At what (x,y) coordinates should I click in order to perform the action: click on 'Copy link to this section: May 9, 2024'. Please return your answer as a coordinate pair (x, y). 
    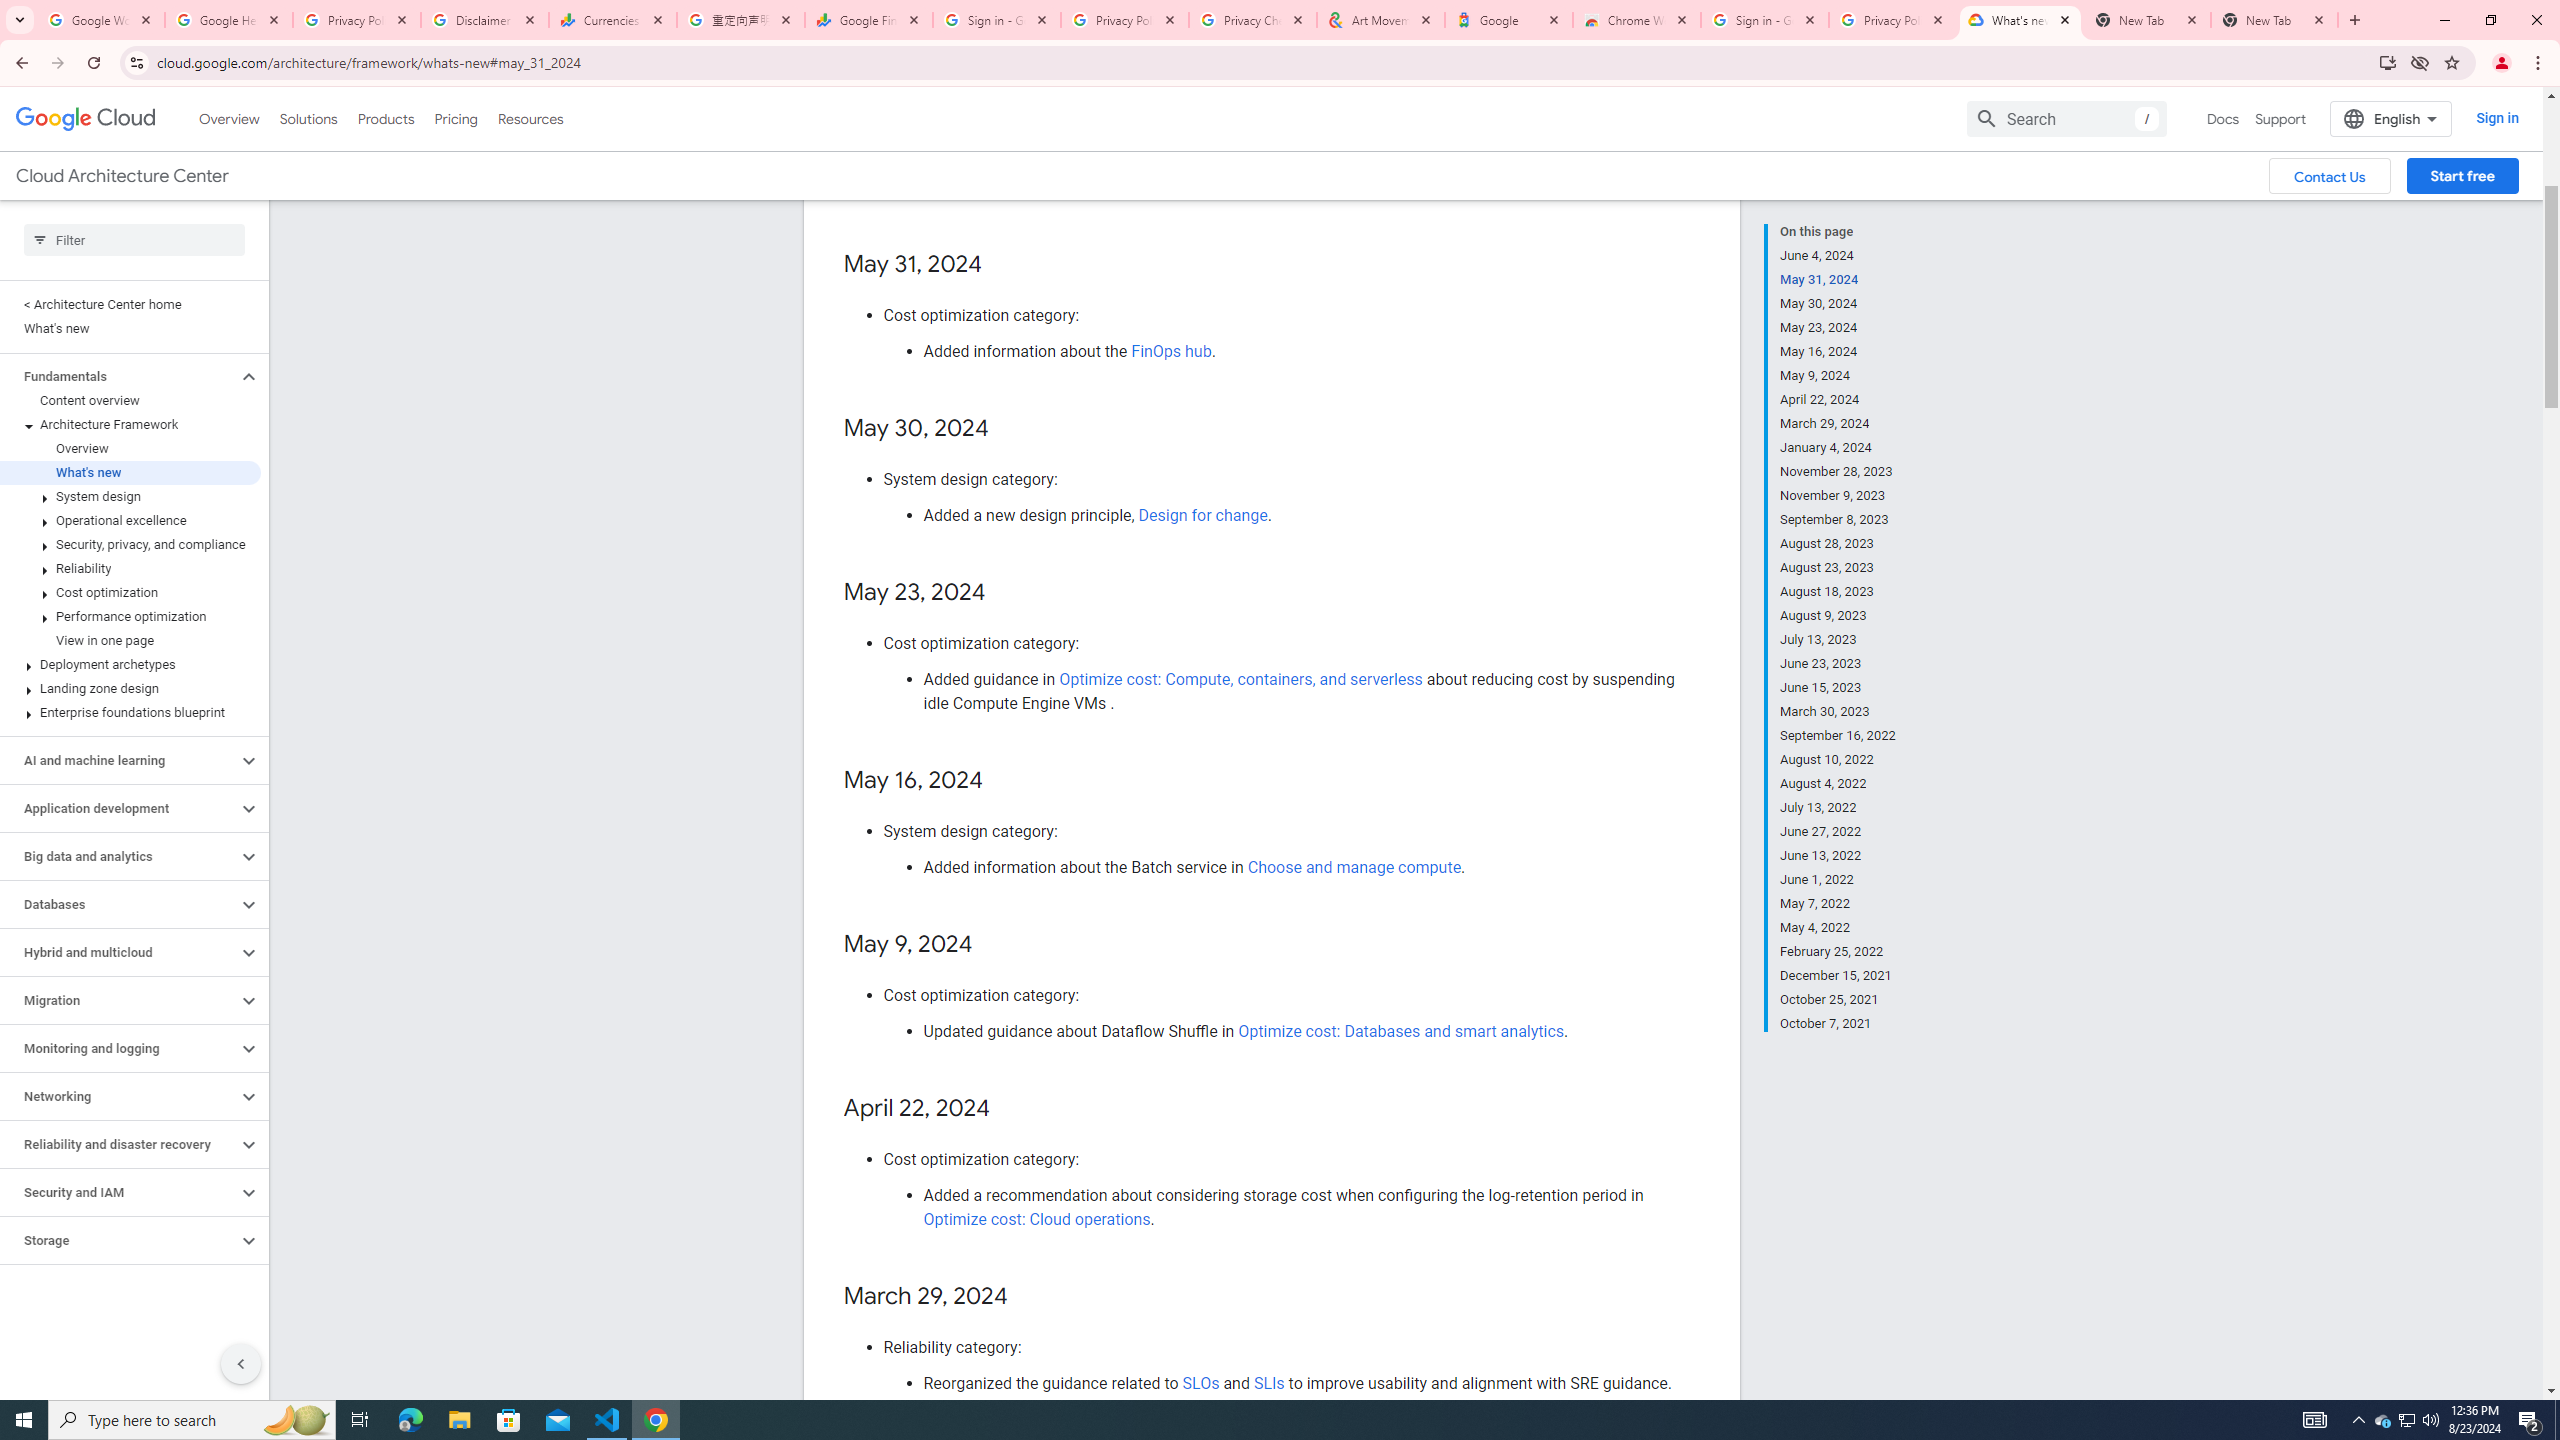
    Looking at the image, I should click on (992, 945).